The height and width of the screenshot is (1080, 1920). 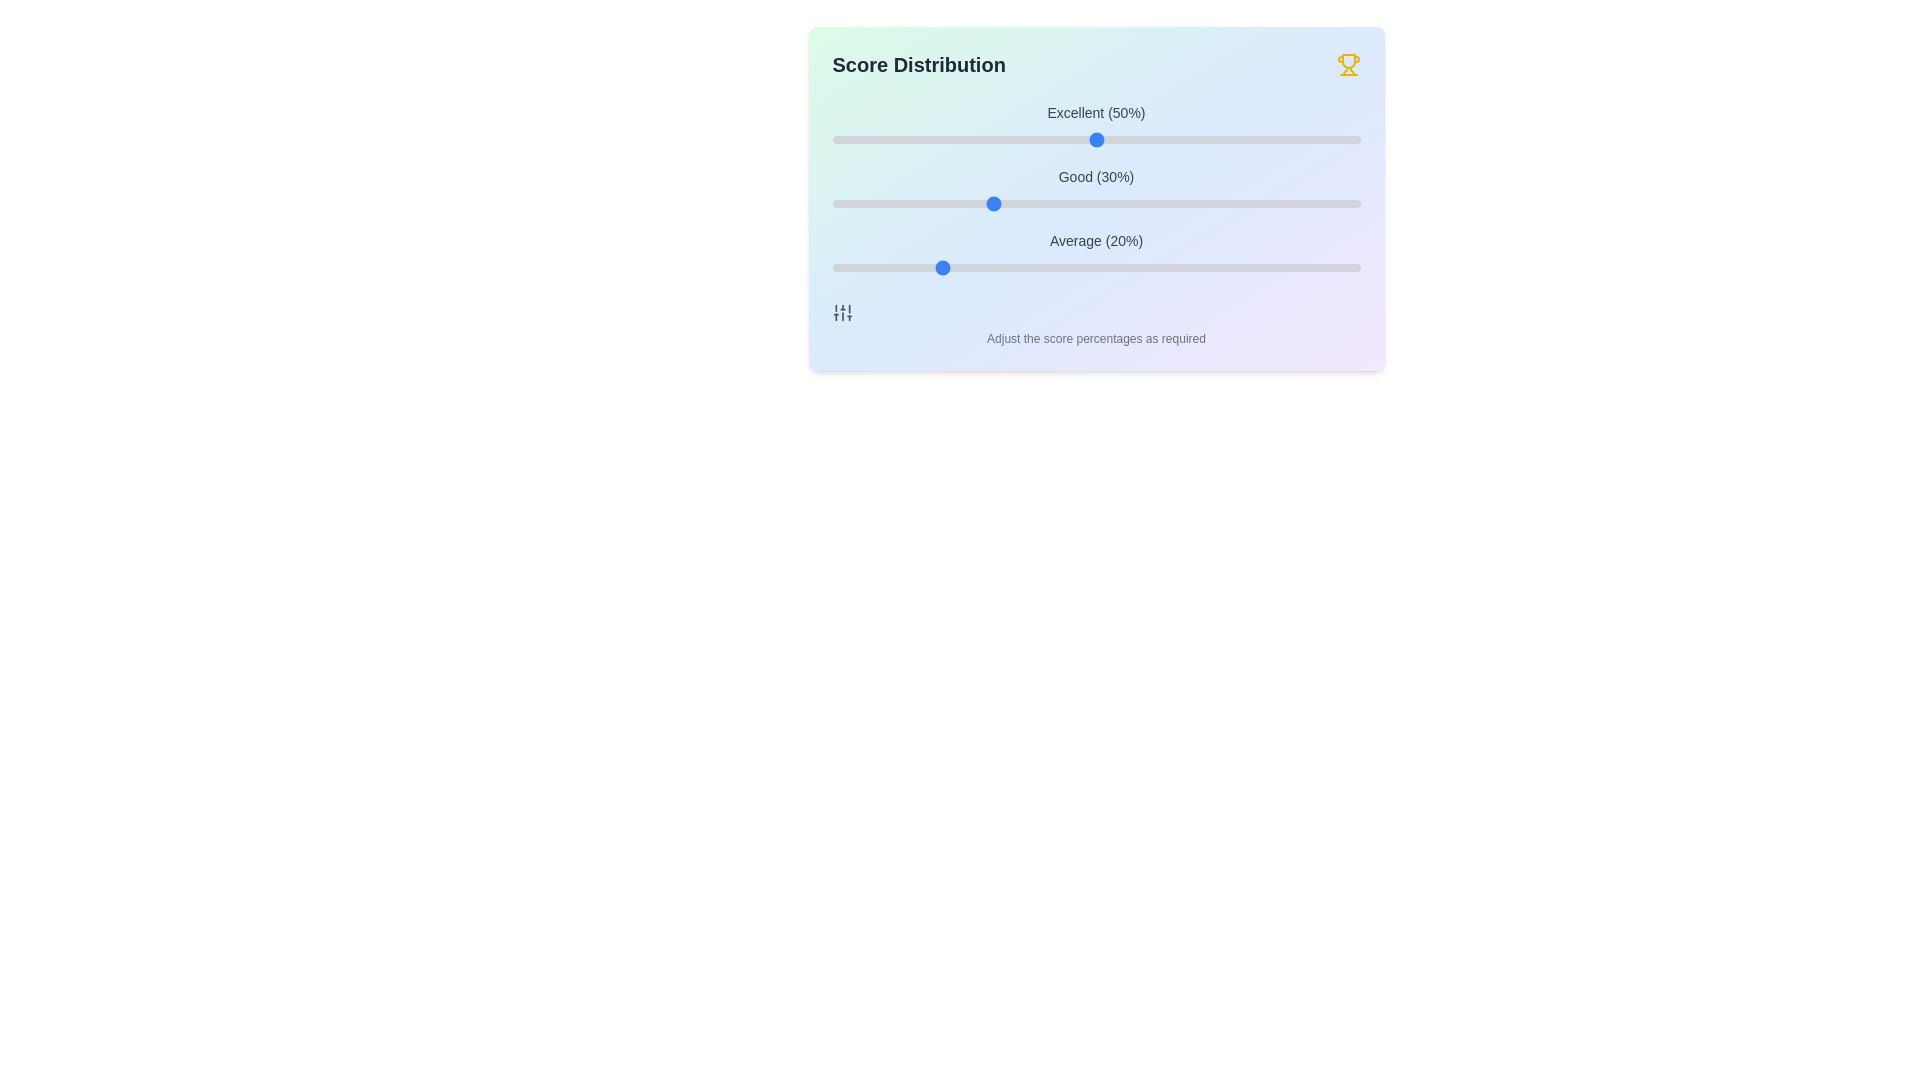 I want to click on the trophy icon to trigger its associated action, so click(x=1348, y=64).